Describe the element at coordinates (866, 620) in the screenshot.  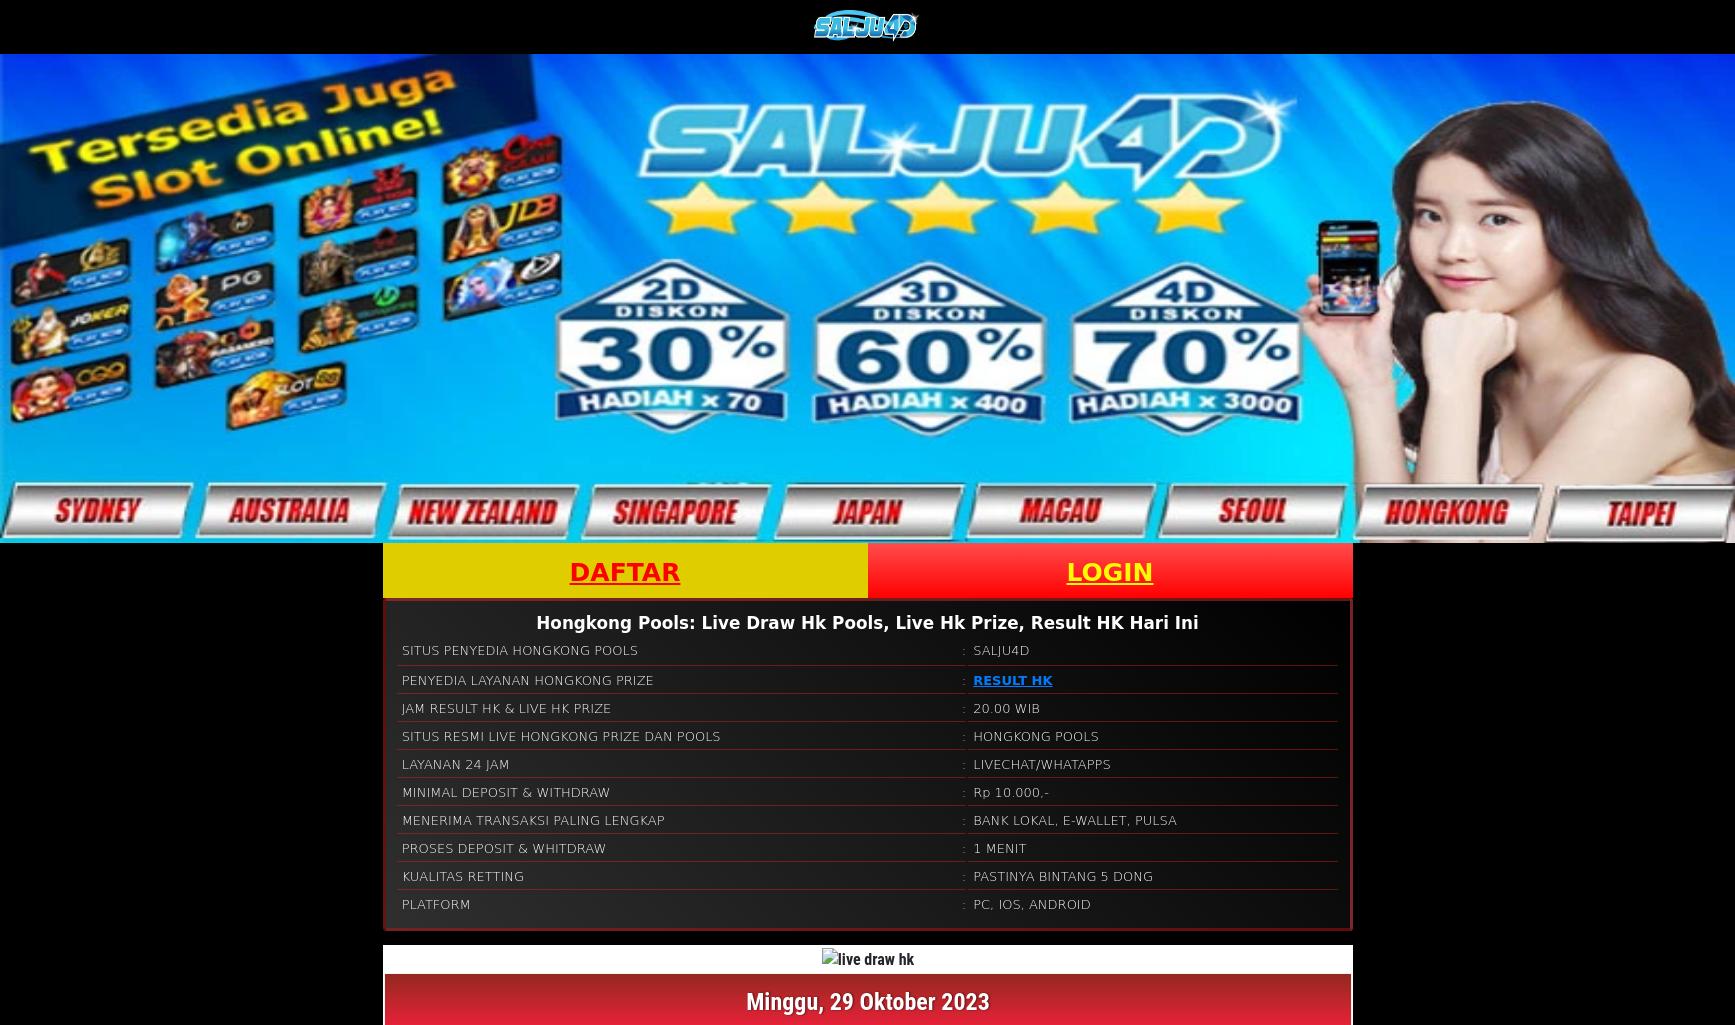
I see `'Hongkong Pools: Live Draw Hk Pools, Live Hk Prize, Result HK Hari Ini'` at that location.